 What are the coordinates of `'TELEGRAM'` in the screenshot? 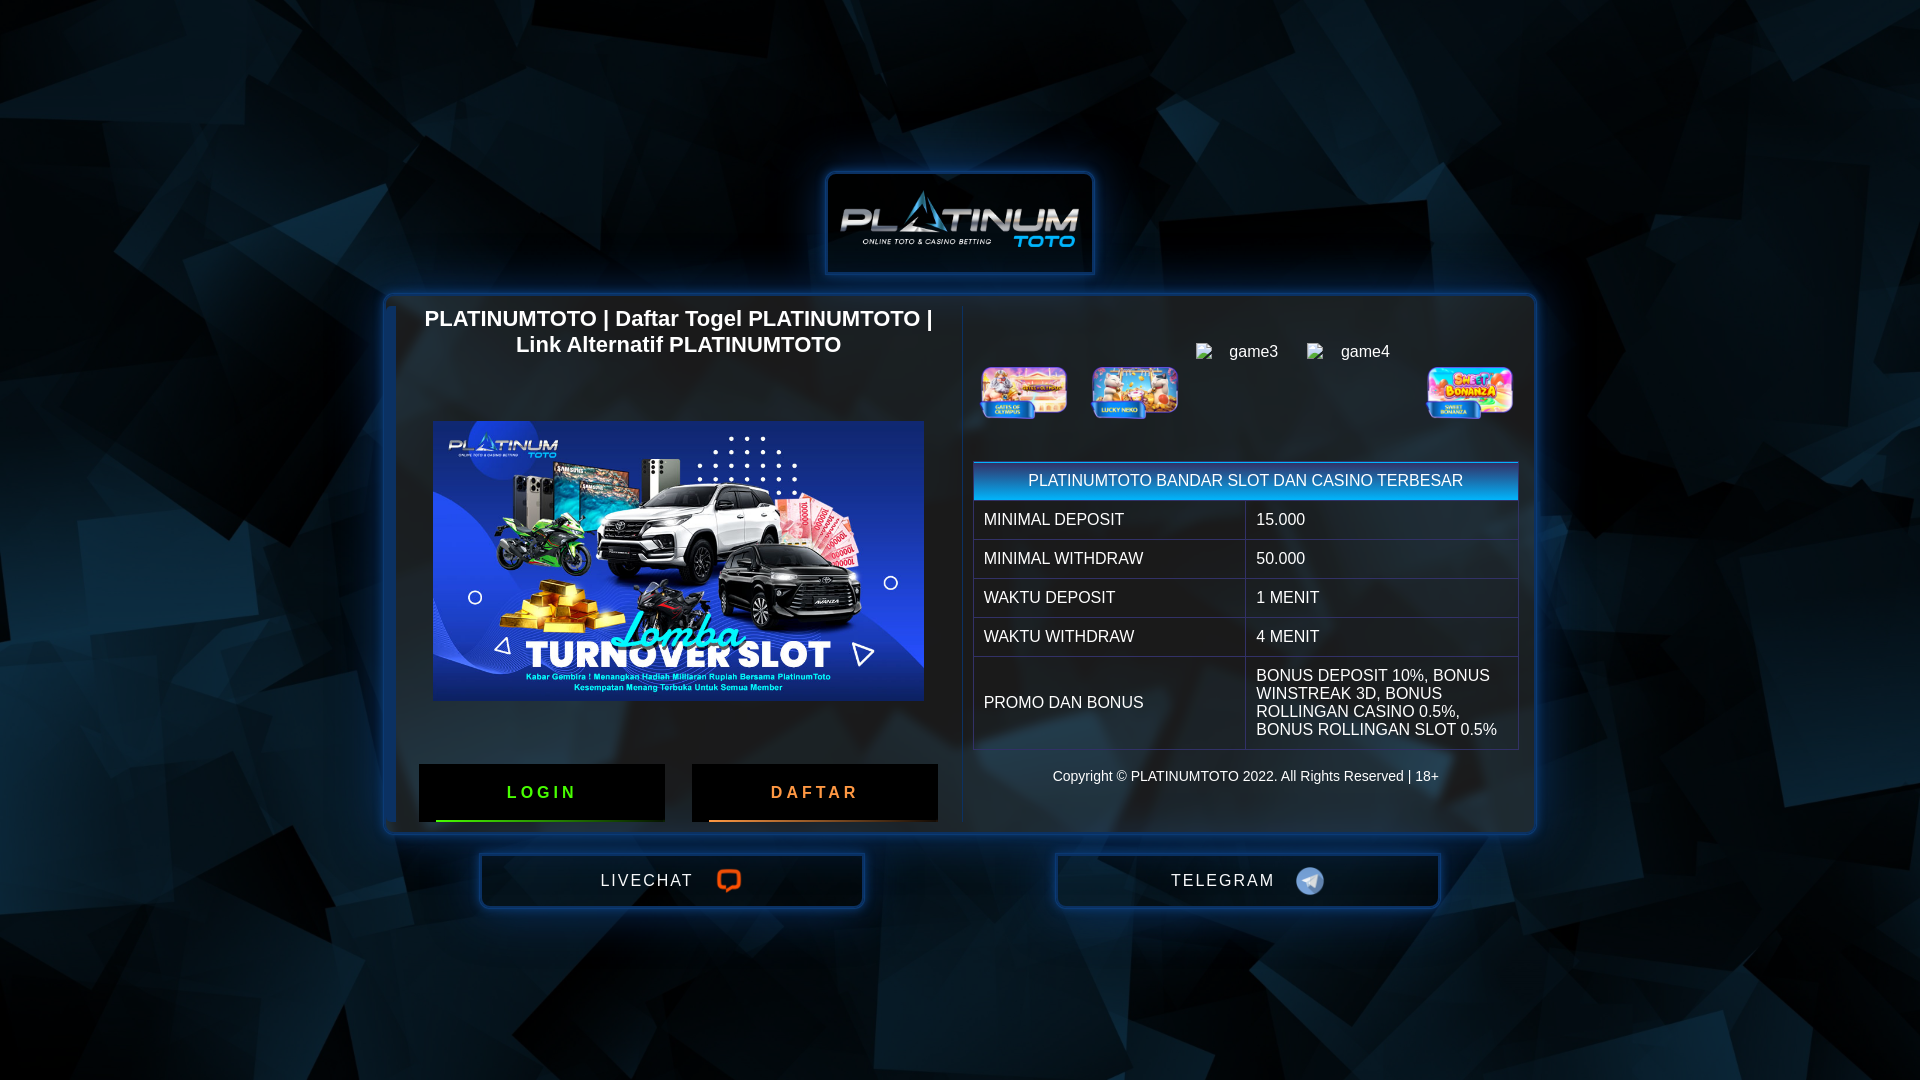 It's located at (1247, 879).